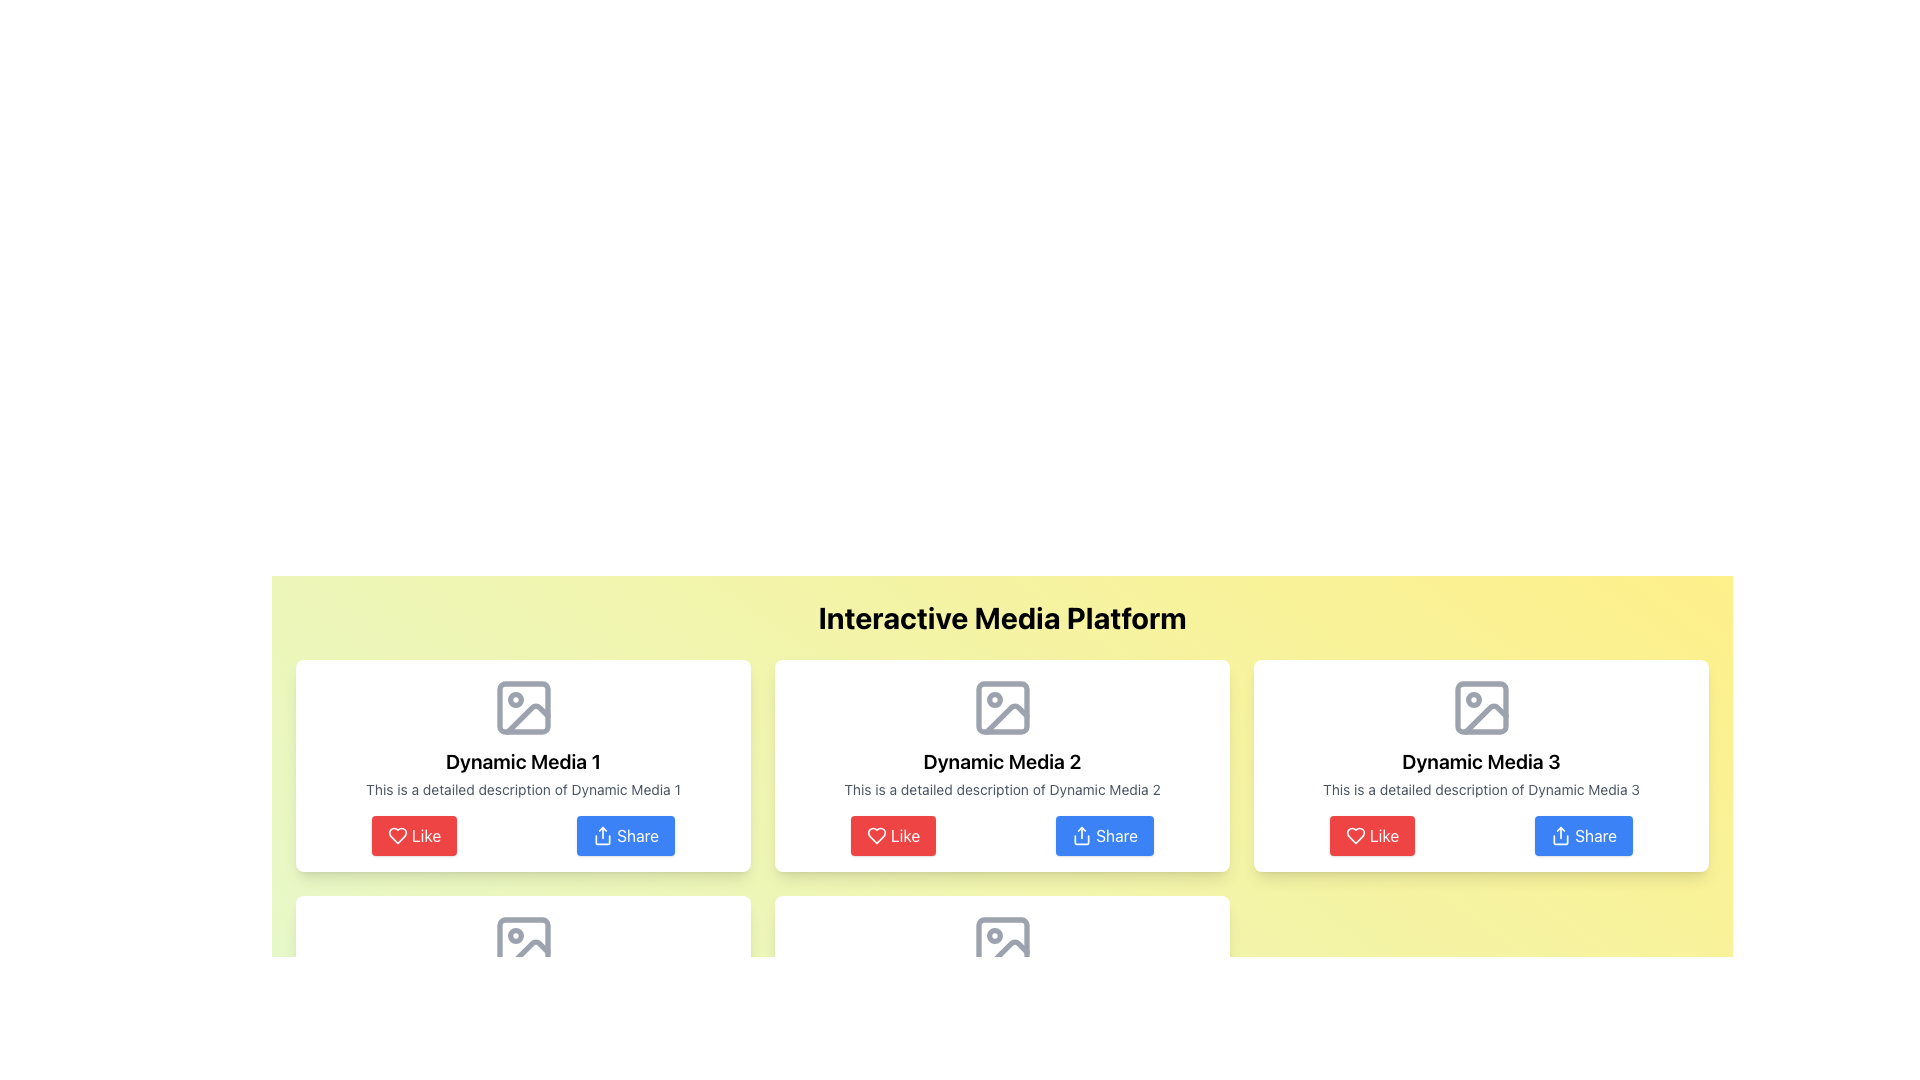 The height and width of the screenshot is (1080, 1920). Describe the element at coordinates (877, 836) in the screenshot. I see `the red heart-shaped icon within the 'Like' button located below the card titled 'Dynamic Media 2'` at that location.